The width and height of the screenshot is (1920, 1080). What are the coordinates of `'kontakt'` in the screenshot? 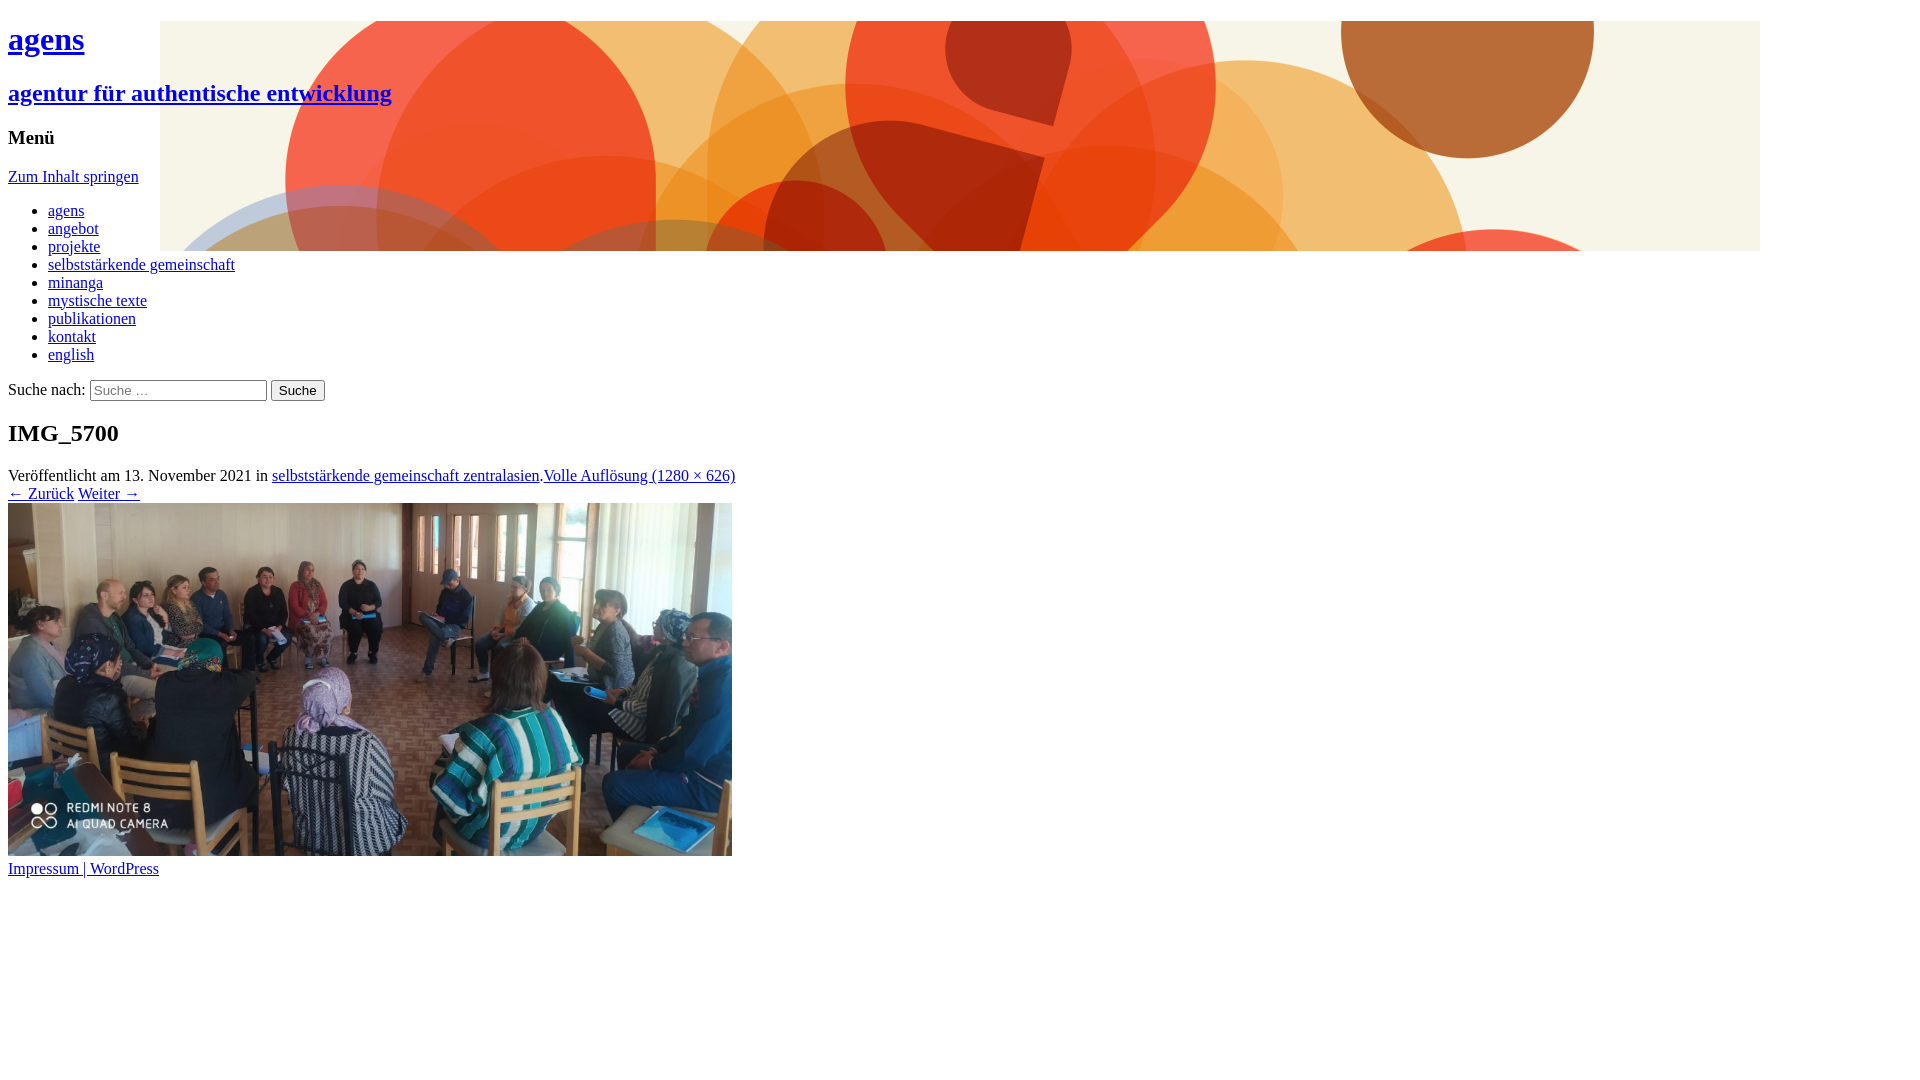 It's located at (72, 335).